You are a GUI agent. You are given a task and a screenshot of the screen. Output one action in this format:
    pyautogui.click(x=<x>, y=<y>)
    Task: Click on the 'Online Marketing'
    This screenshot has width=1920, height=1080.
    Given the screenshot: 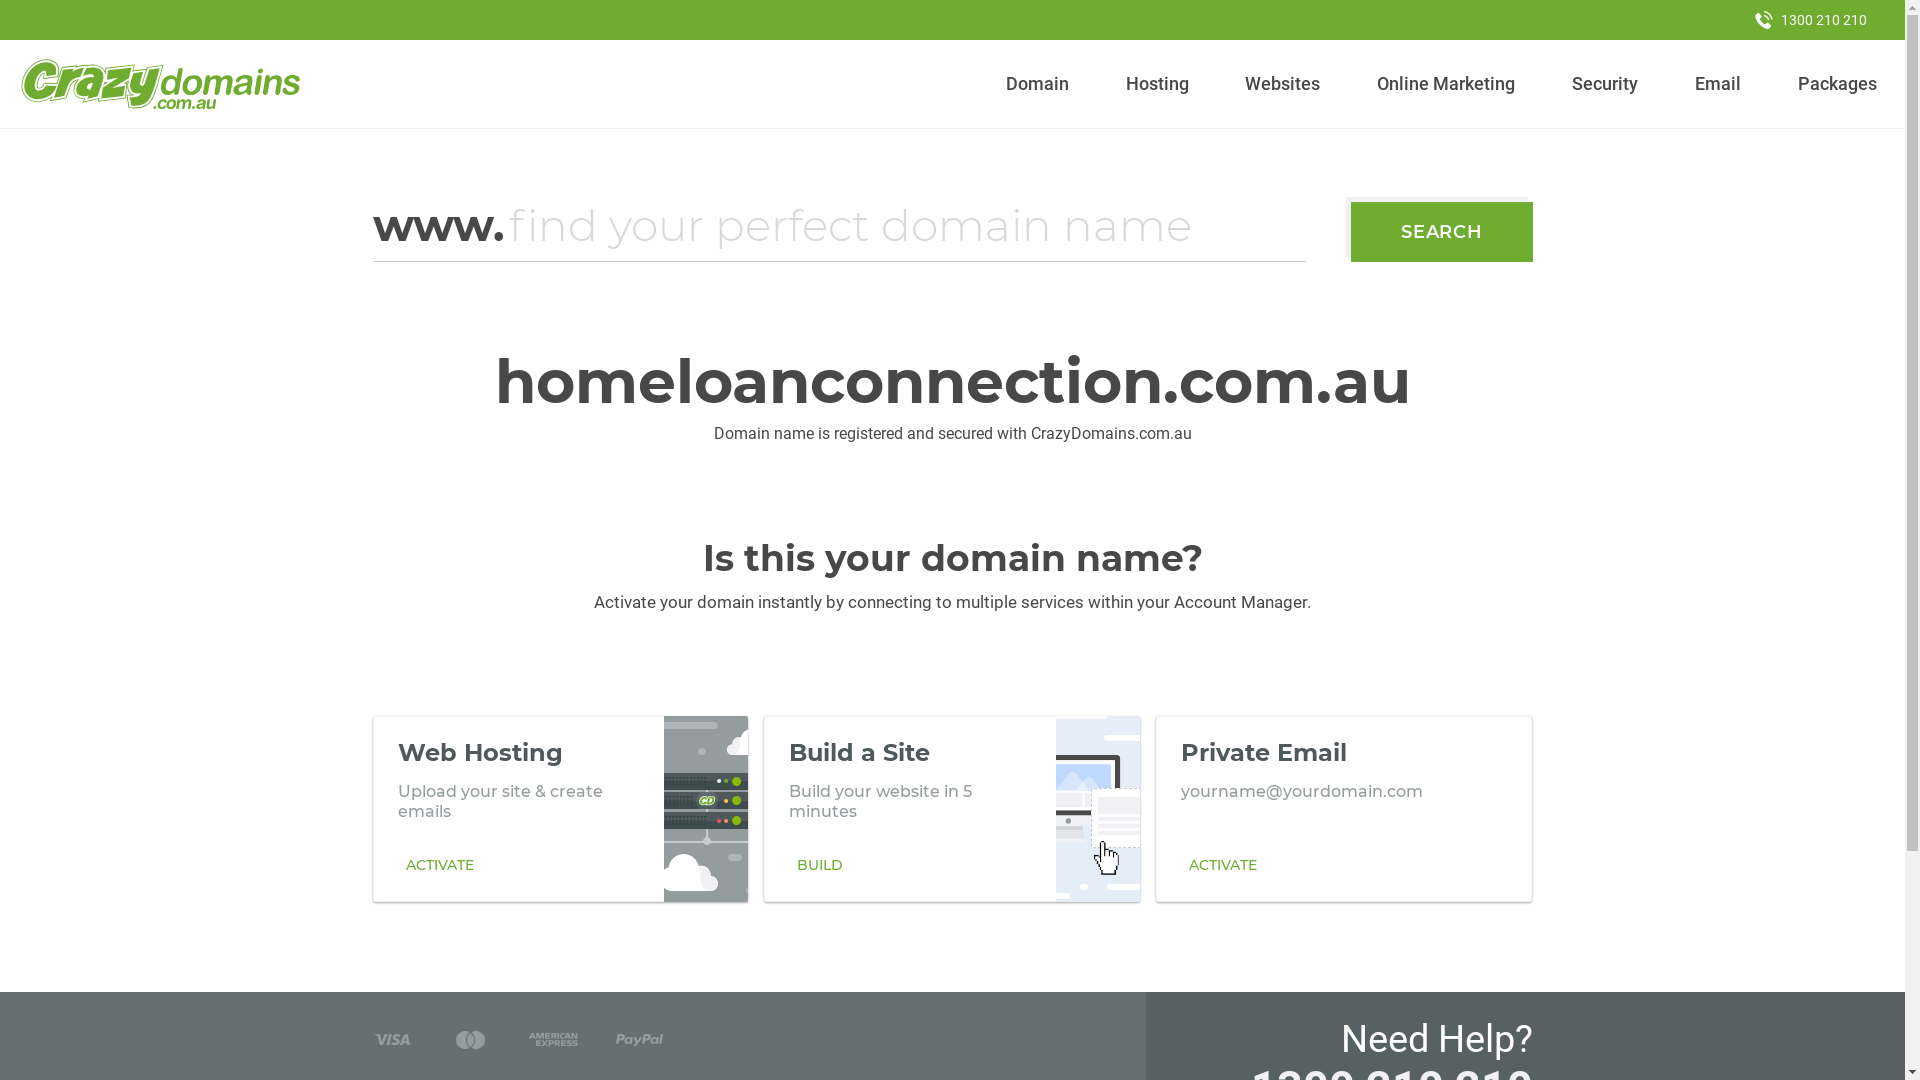 What is the action you would take?
    pyautogui.click(x=1446, y=83)
    